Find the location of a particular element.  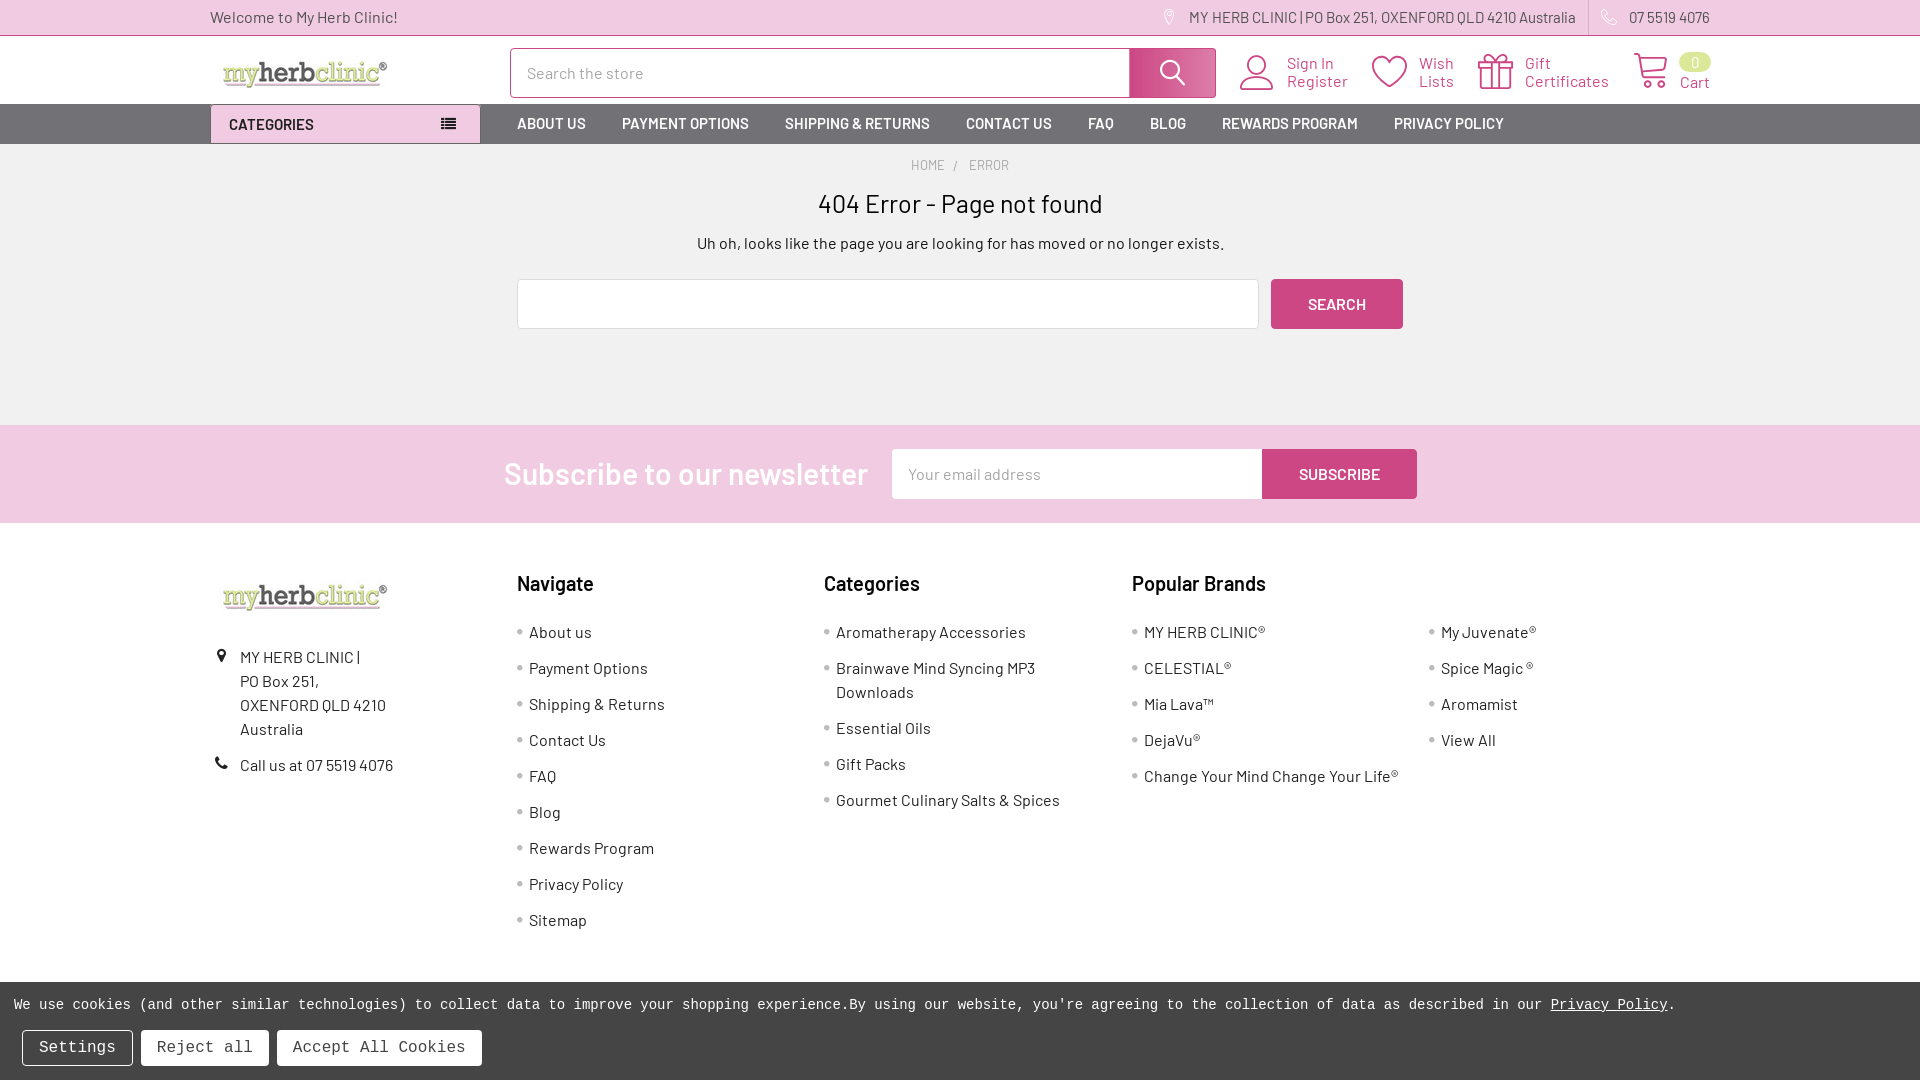

'ERROR' is located at coordinates (988, 164).